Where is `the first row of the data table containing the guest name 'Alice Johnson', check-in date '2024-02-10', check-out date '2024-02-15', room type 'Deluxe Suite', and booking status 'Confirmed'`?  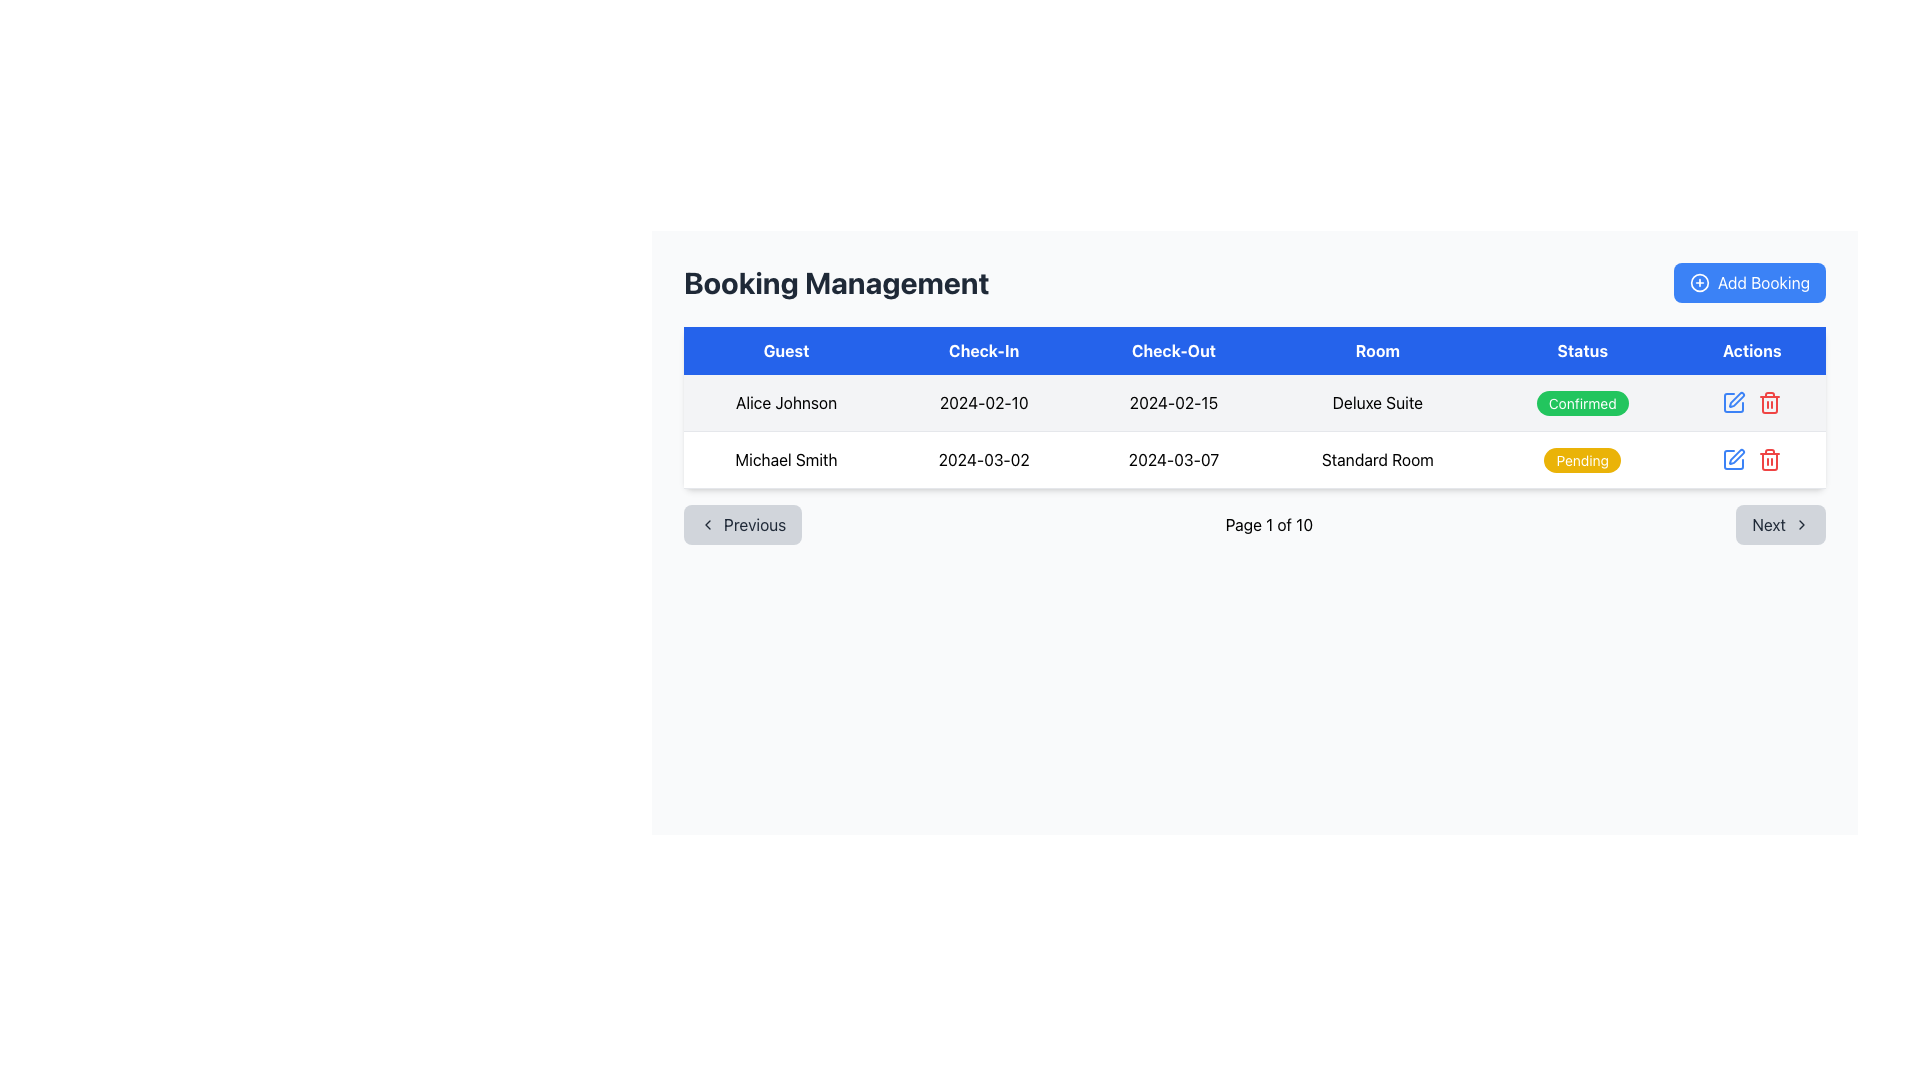 the first row of the data table containing the guest name 'Alice Johnson', check-in date '2024-02-10', check-out date '2024-02-15', room type 'Deluxe Suite', and booking status 'Confirmed' is located at coordinates (1253, 402).